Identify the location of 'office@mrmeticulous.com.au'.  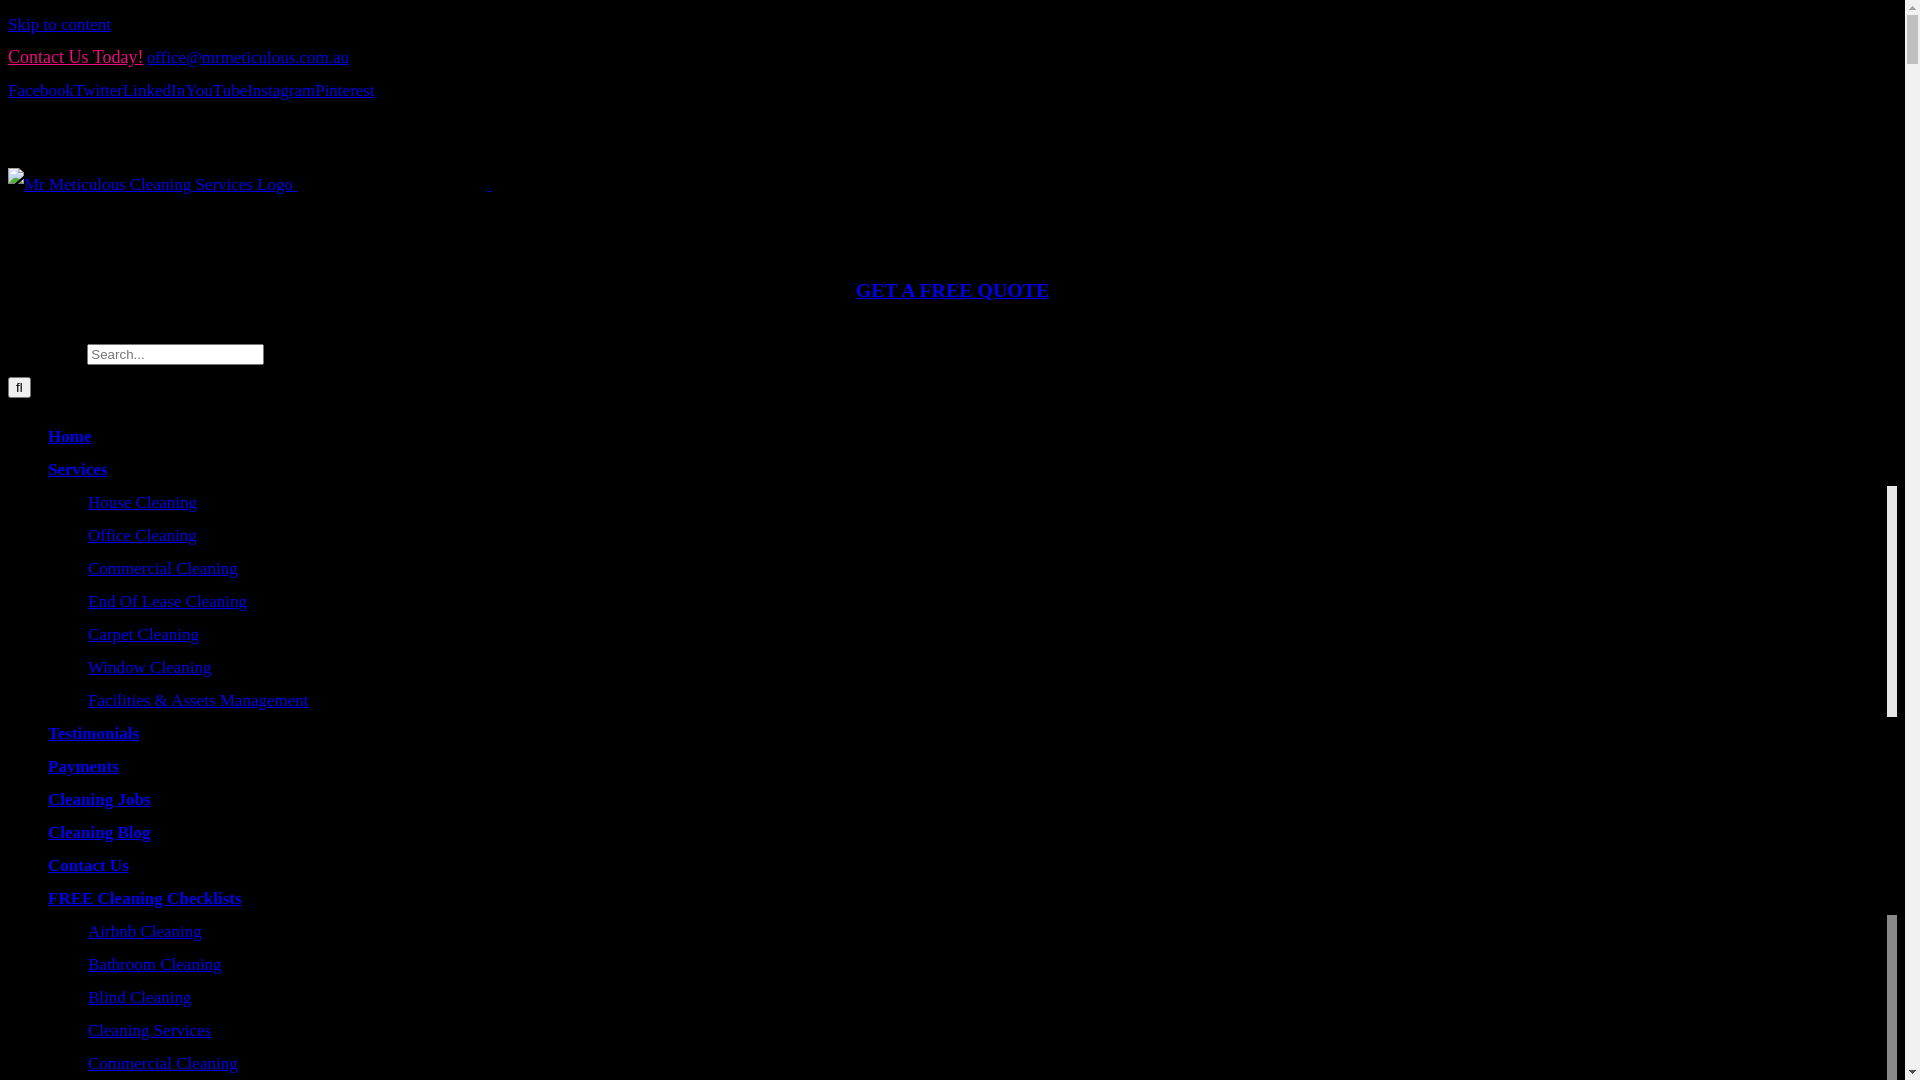
(247, 56).